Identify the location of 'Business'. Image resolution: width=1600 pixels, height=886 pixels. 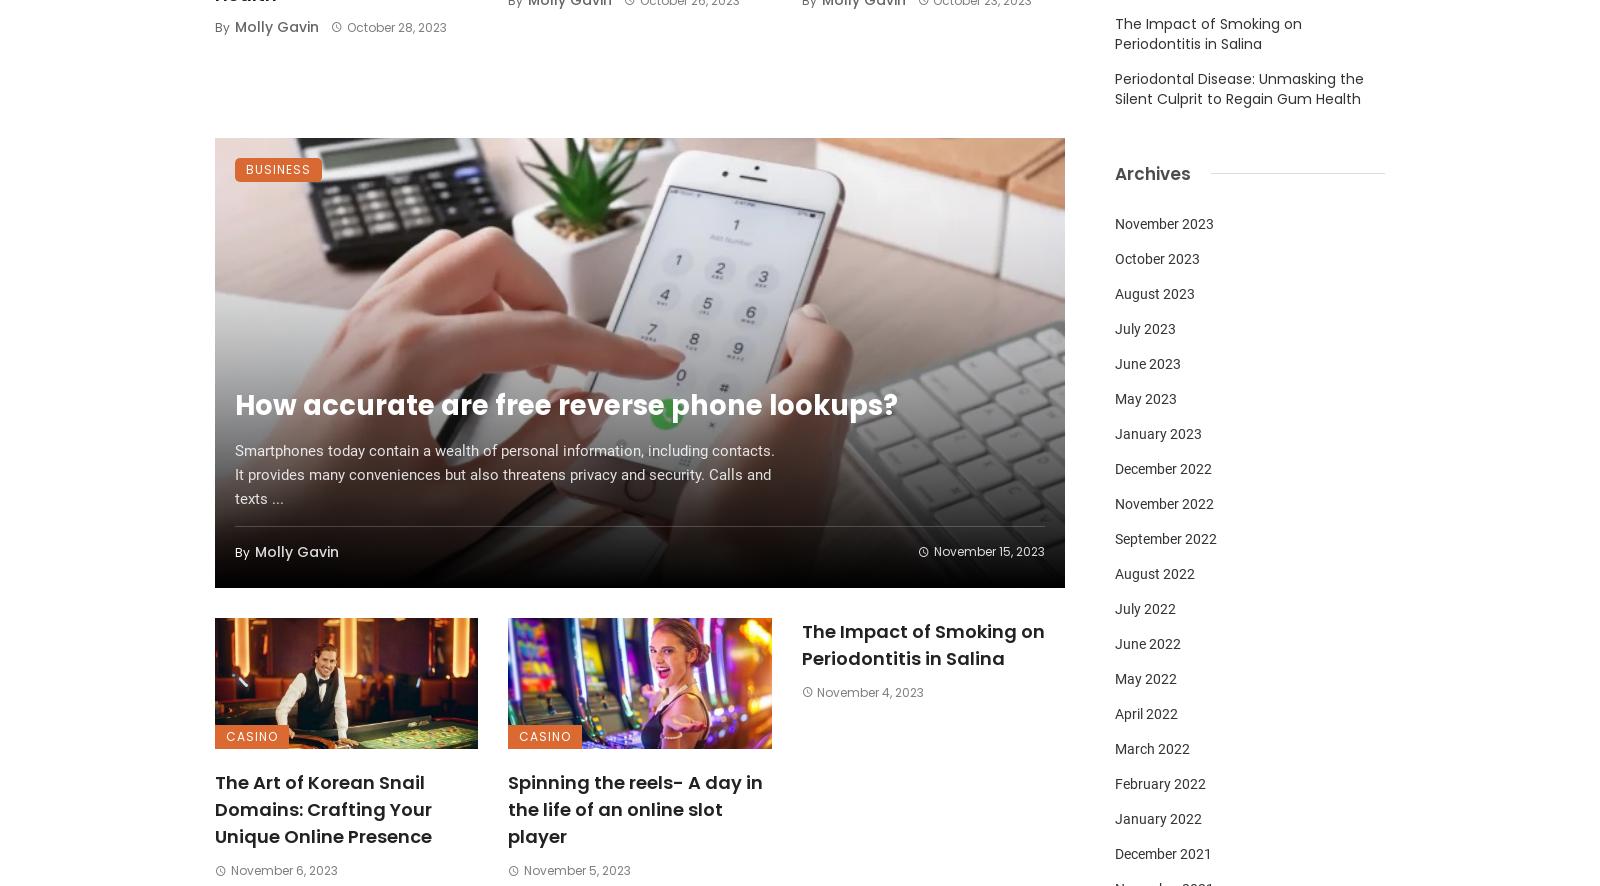
(278, 167).